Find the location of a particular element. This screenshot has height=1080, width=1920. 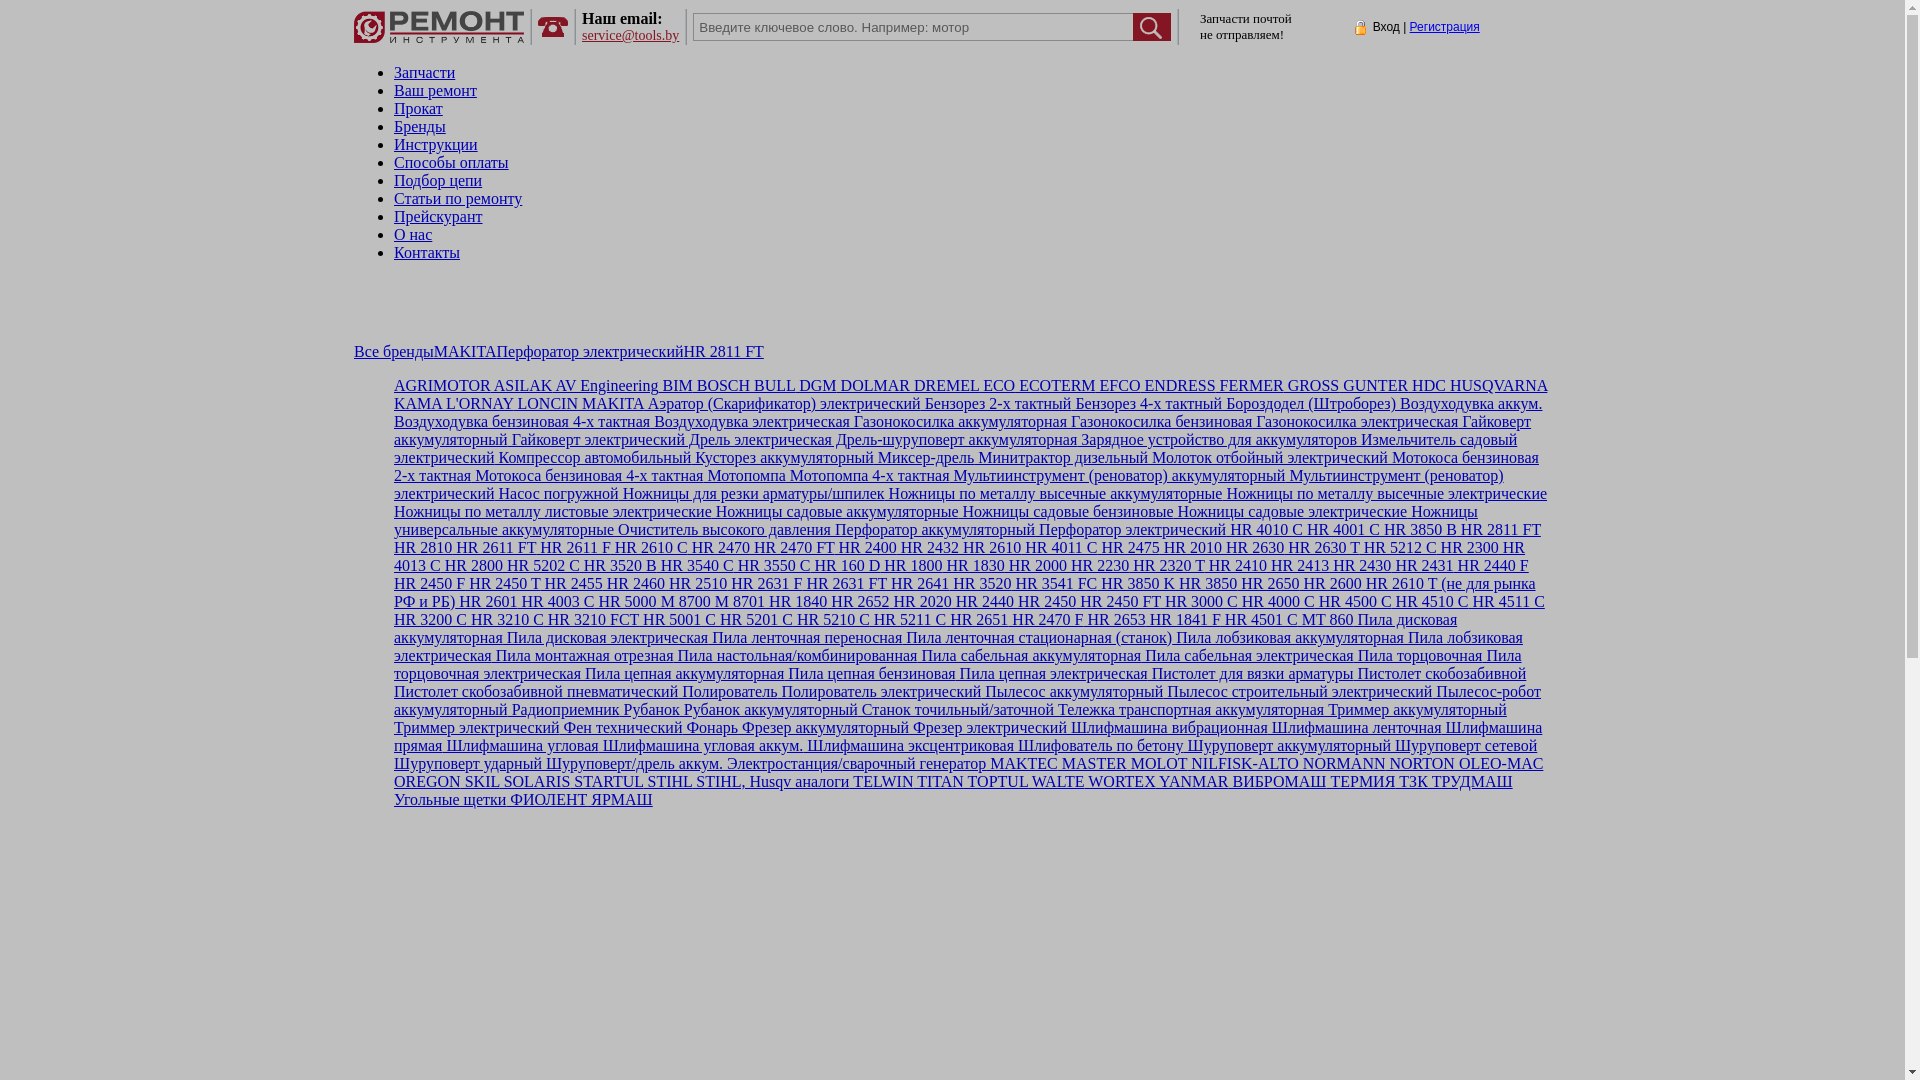

'HR 2510' is located at coordinates (696, 583).